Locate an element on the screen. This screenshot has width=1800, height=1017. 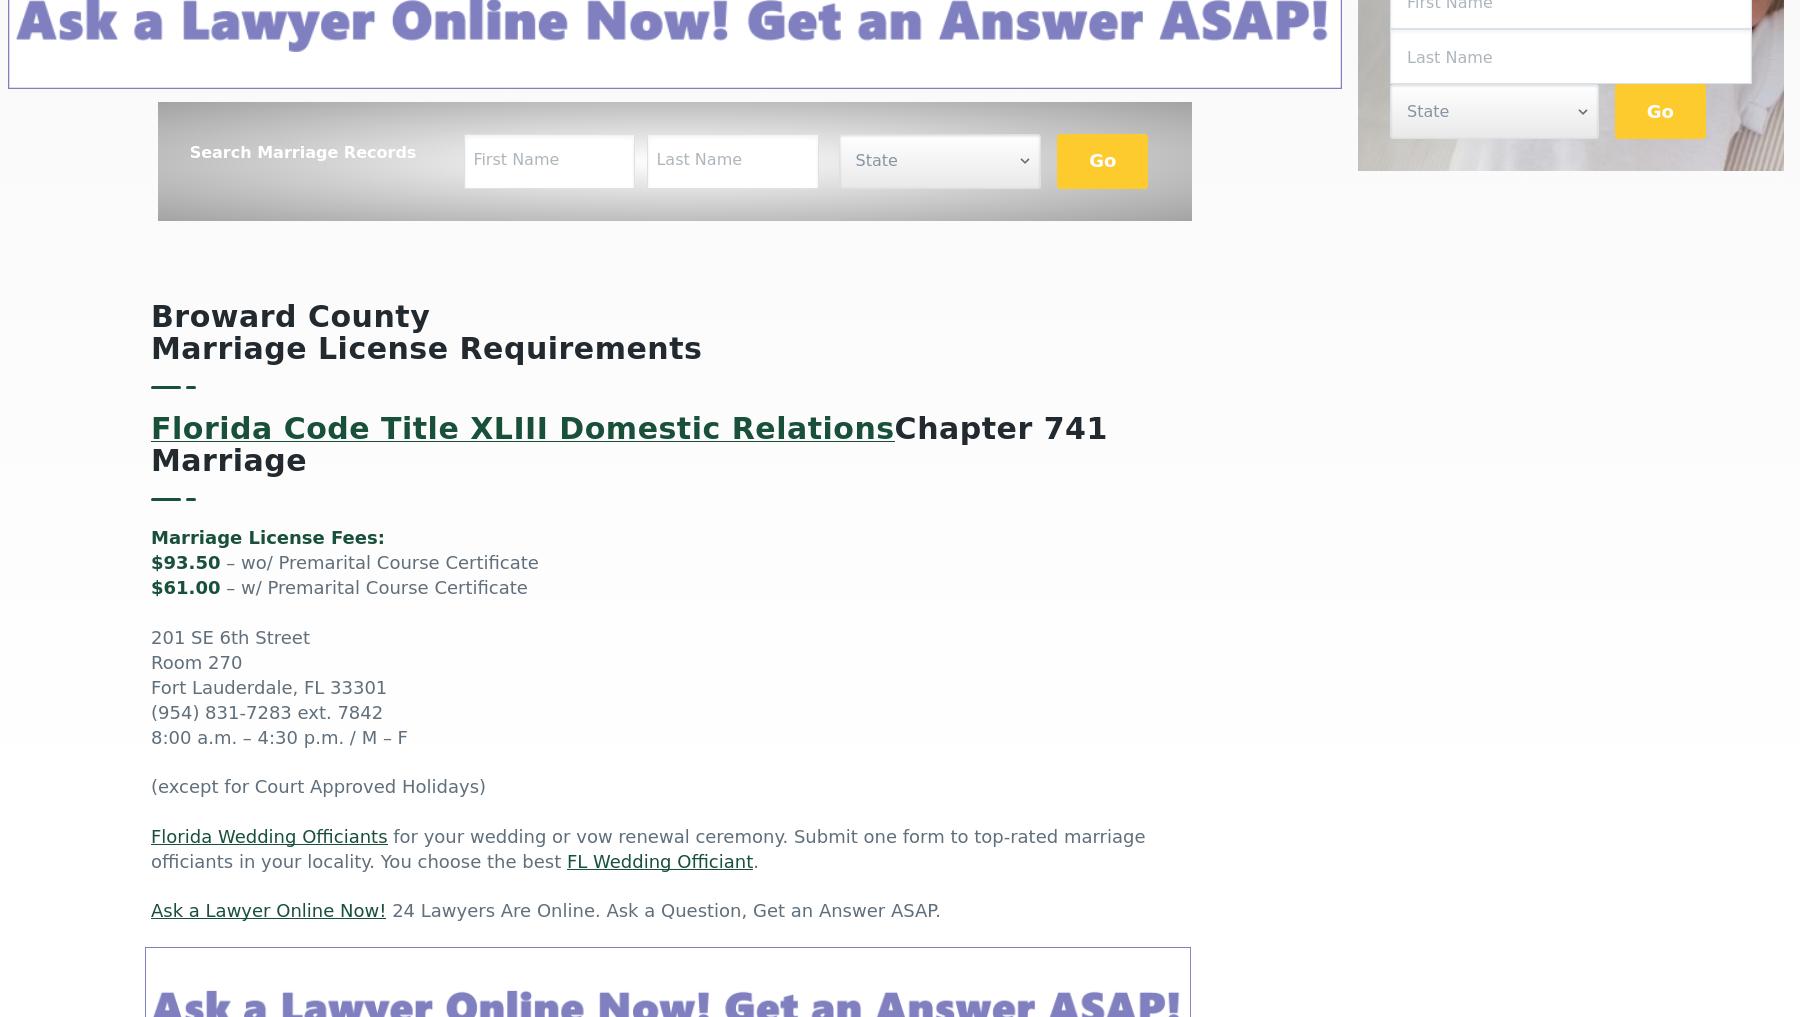
'.' is located at coordinates (754, 863).